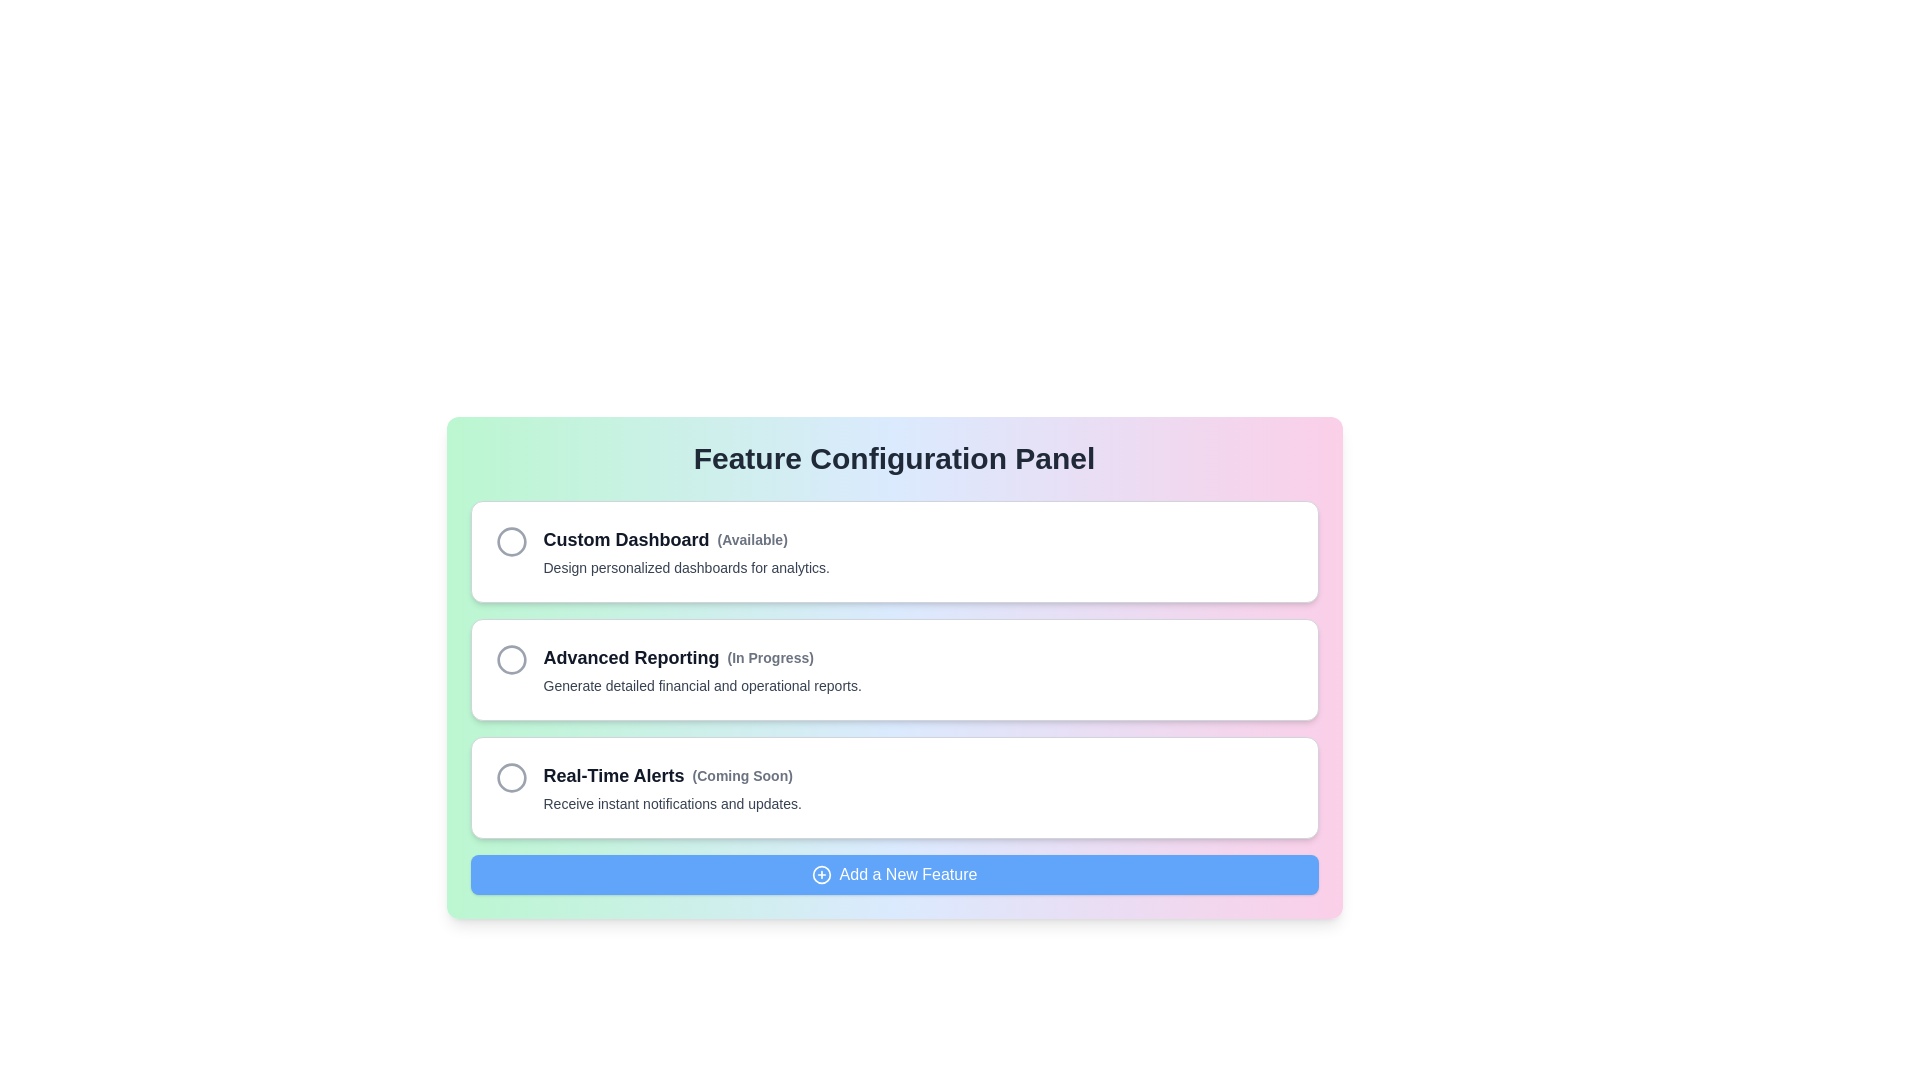 This screenshot has width=1920, height=1080. I want to click on the descriptive text below the title 'Real-Time Alerts (Coming Soon)', so click(672, 802).